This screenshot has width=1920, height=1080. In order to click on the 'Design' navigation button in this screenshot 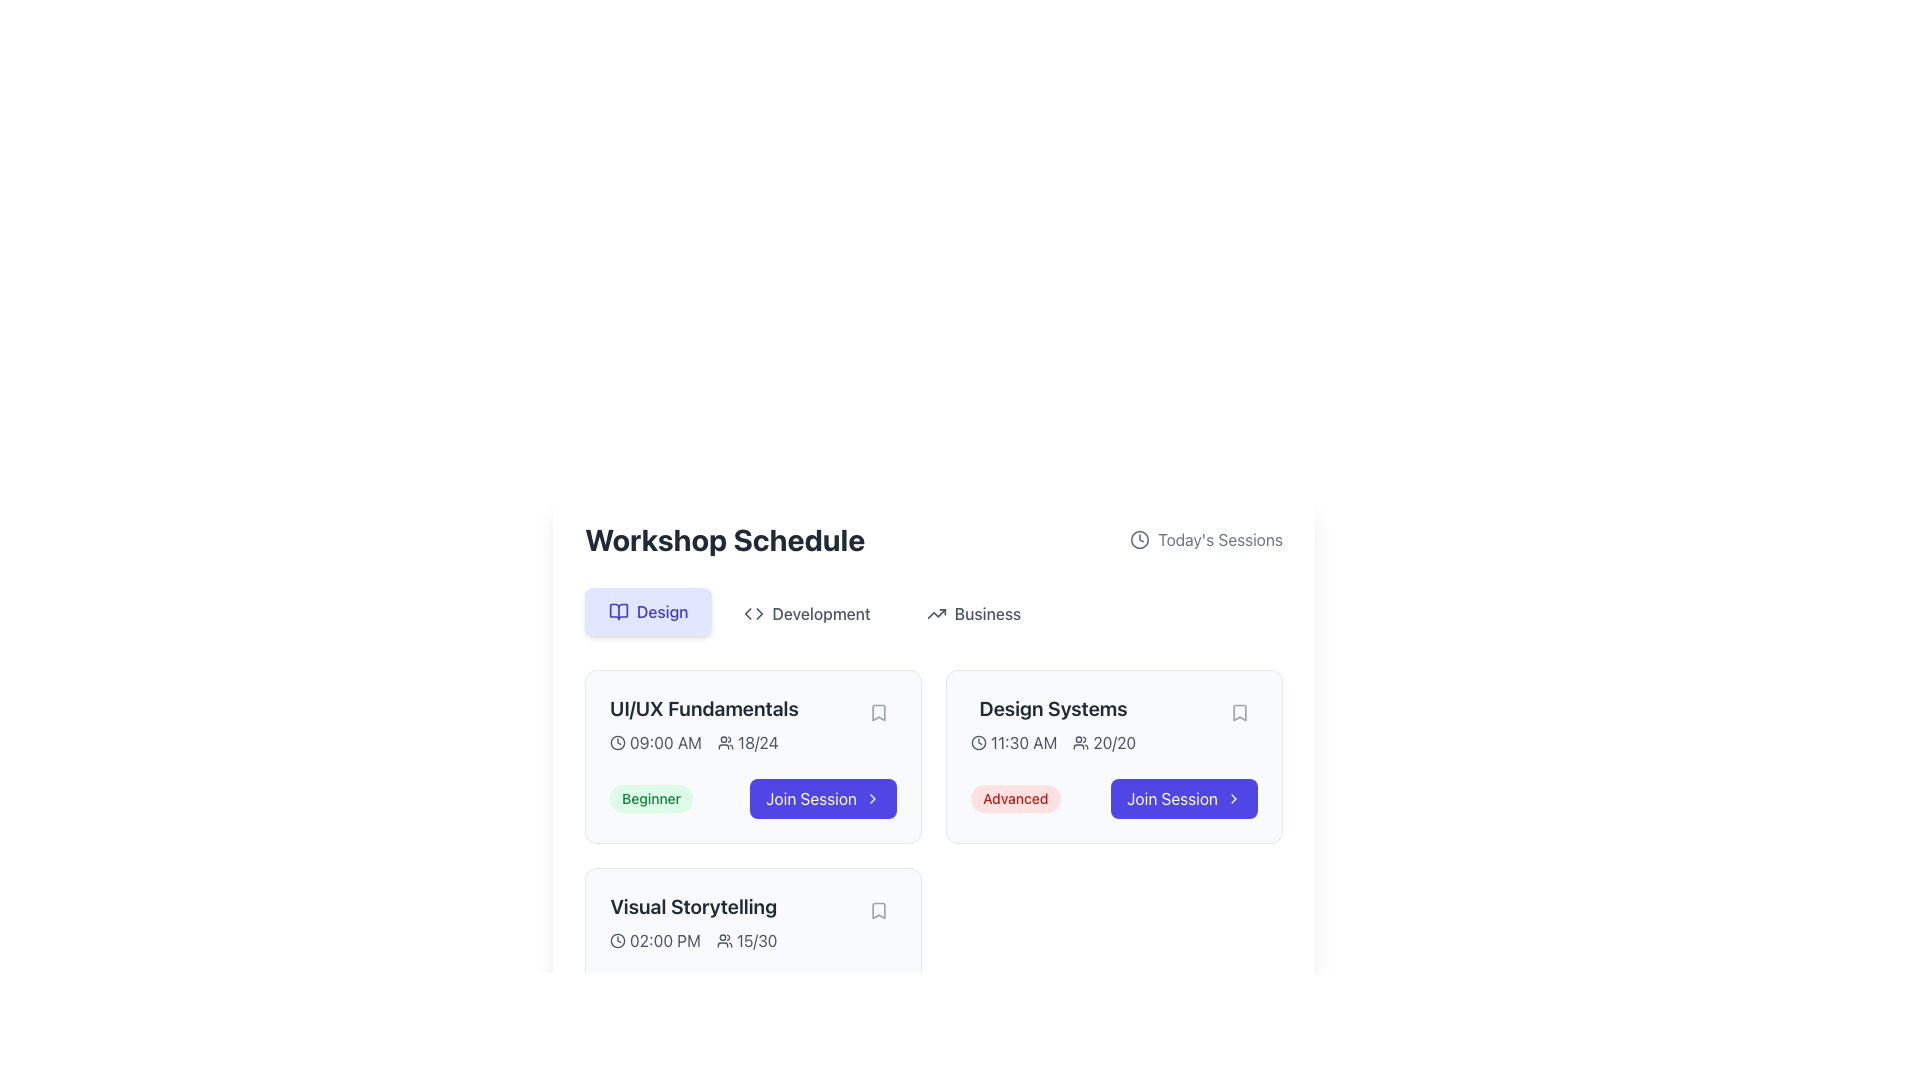, I will do `click(648, 611)`.